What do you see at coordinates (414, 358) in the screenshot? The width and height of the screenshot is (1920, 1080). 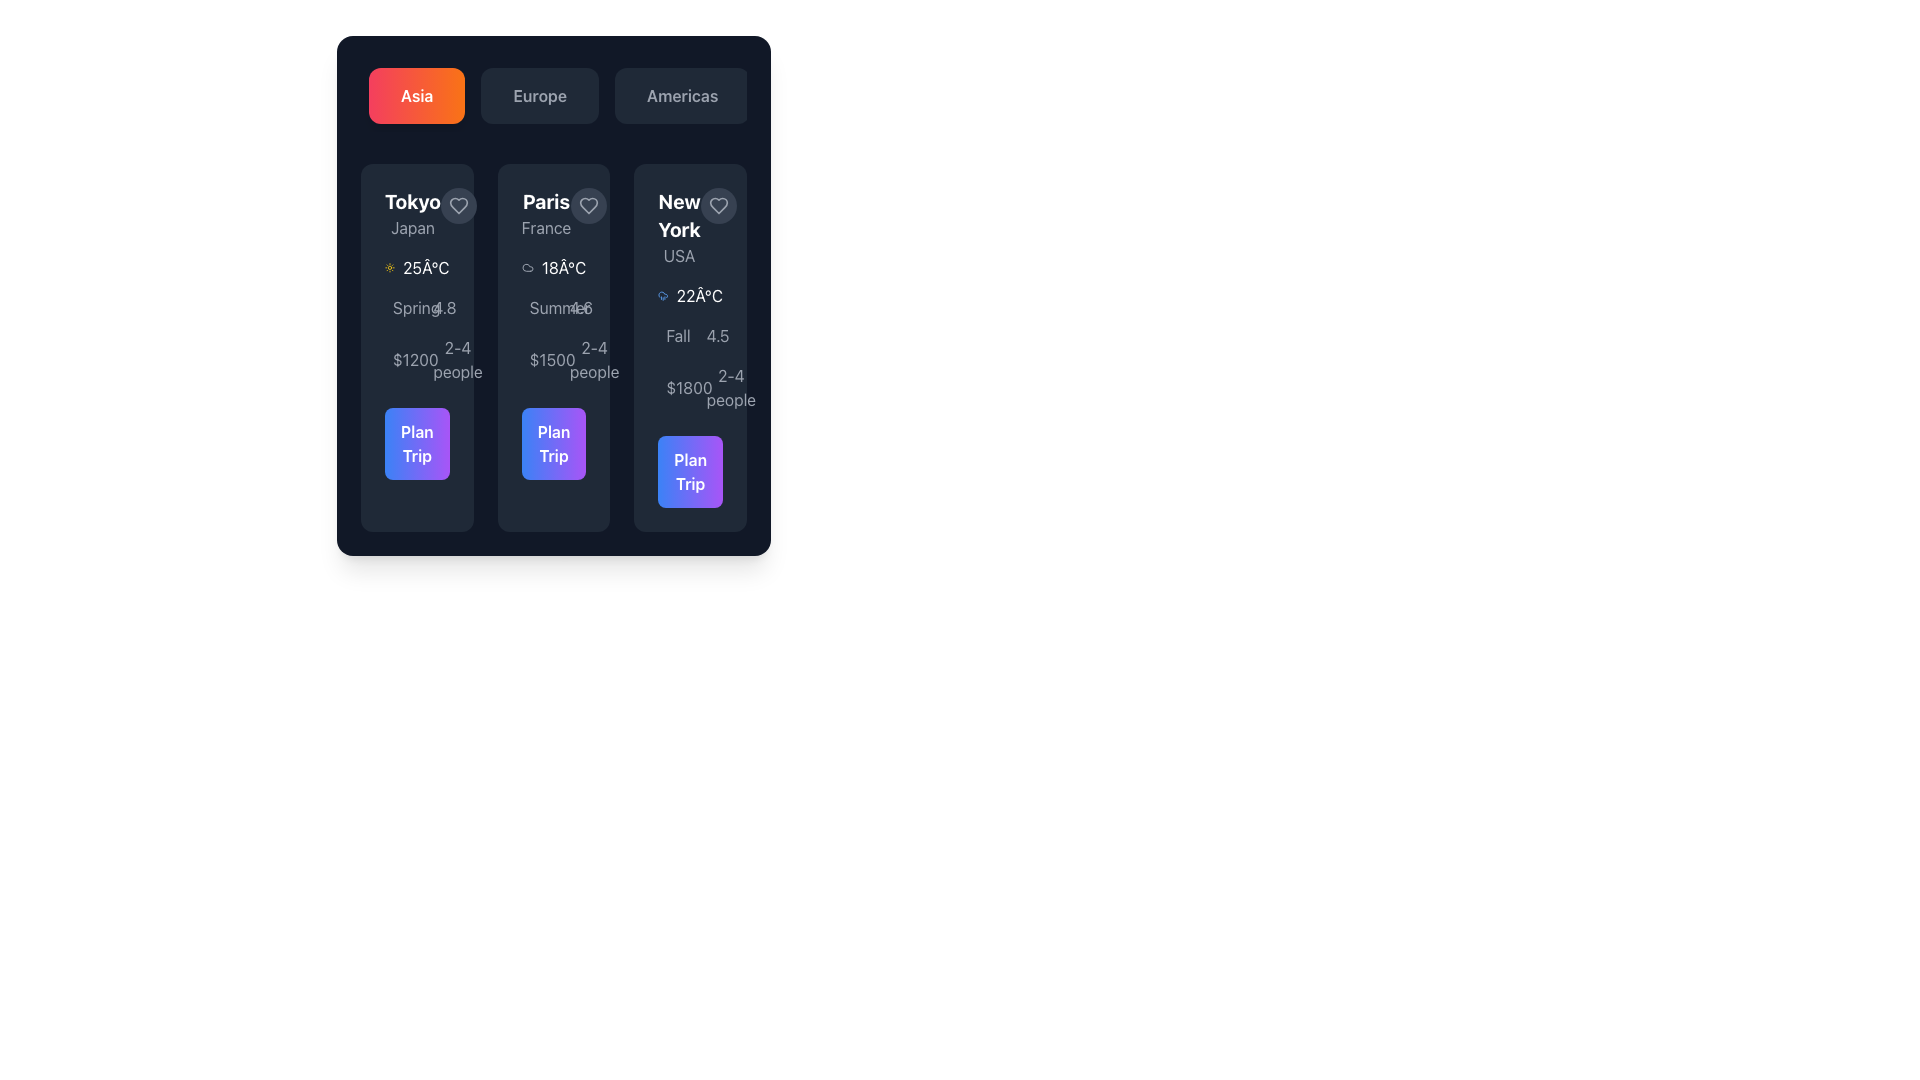 I see `the static text label displaying the monetary value '$1200' styled in light gray text against a dark background, located in the leftmost column of a trip card layout, below the weather information and above the 'Plan Trip' button` at bounding box center [414, 358].